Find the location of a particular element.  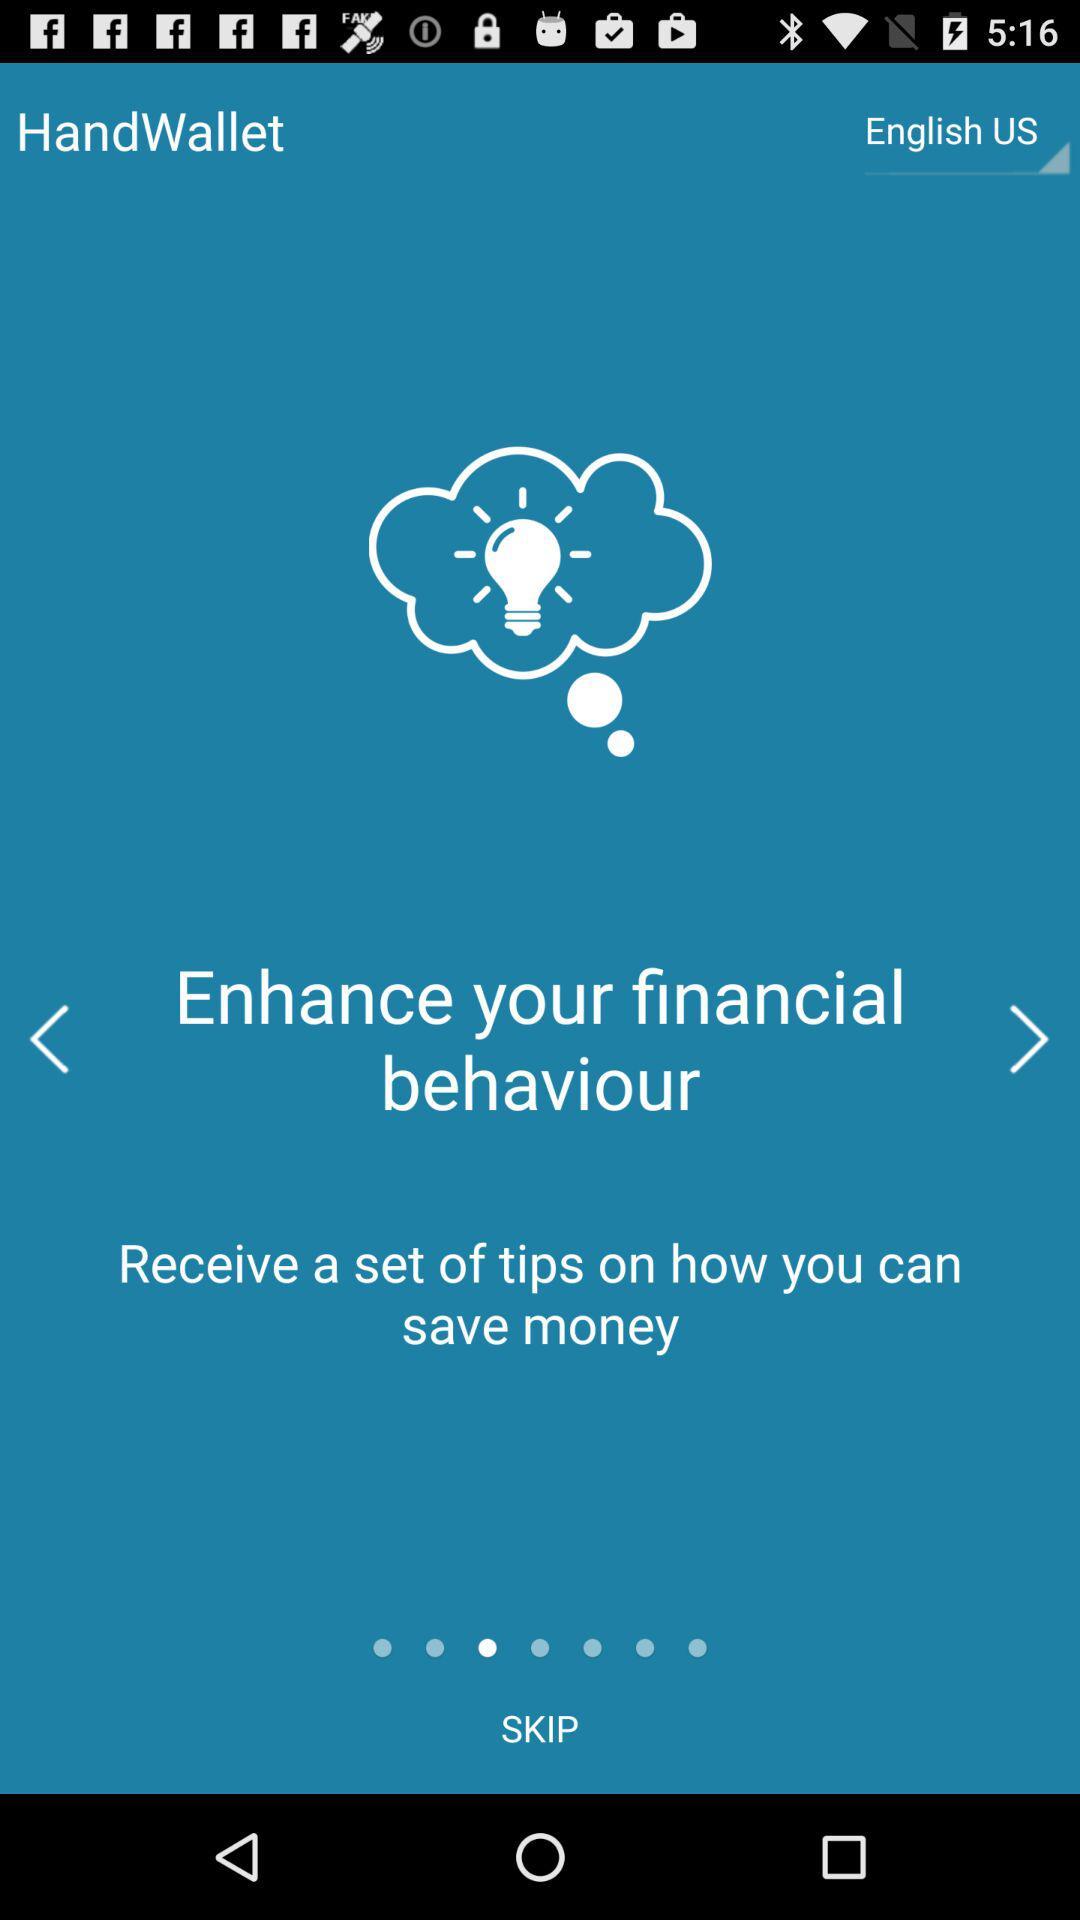

icon on the left is located at coordinates (48, 1039).